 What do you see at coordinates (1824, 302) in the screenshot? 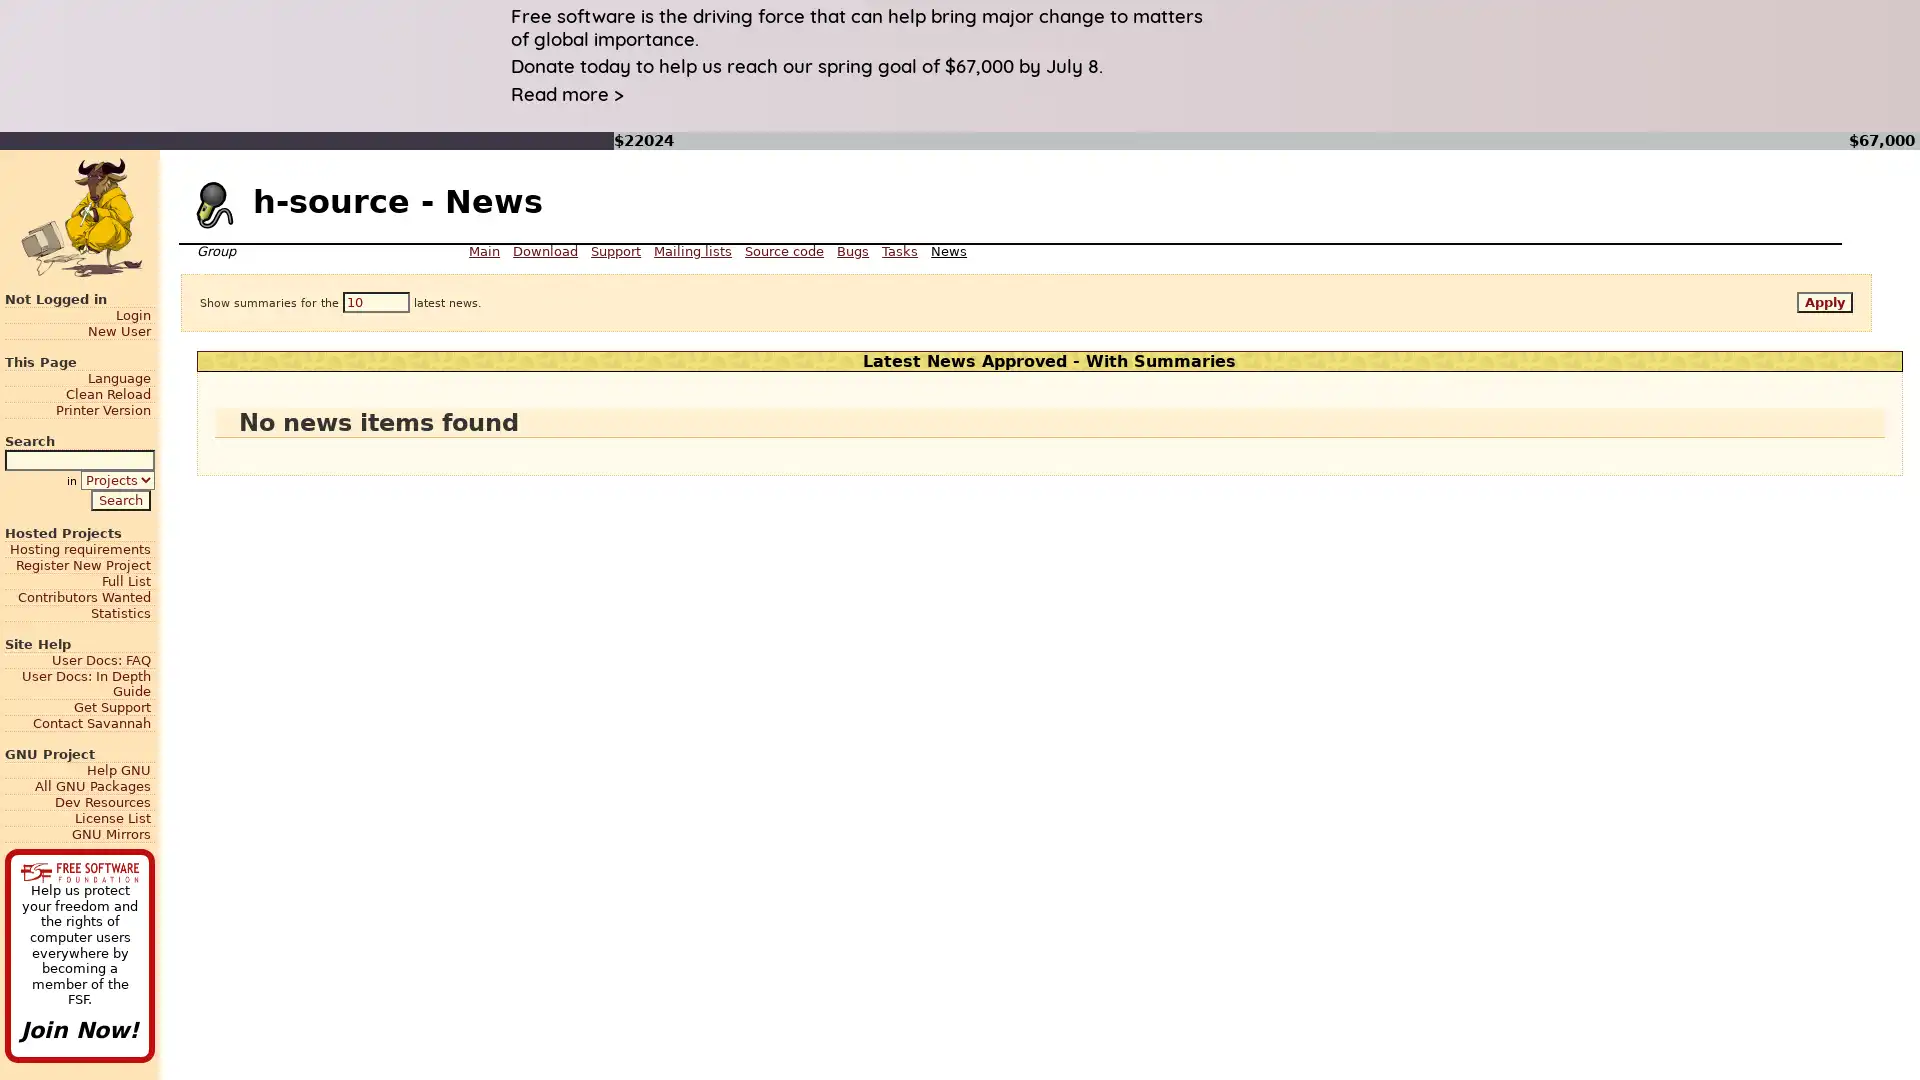
I see `Apply` at bounding box center [1824, 302].